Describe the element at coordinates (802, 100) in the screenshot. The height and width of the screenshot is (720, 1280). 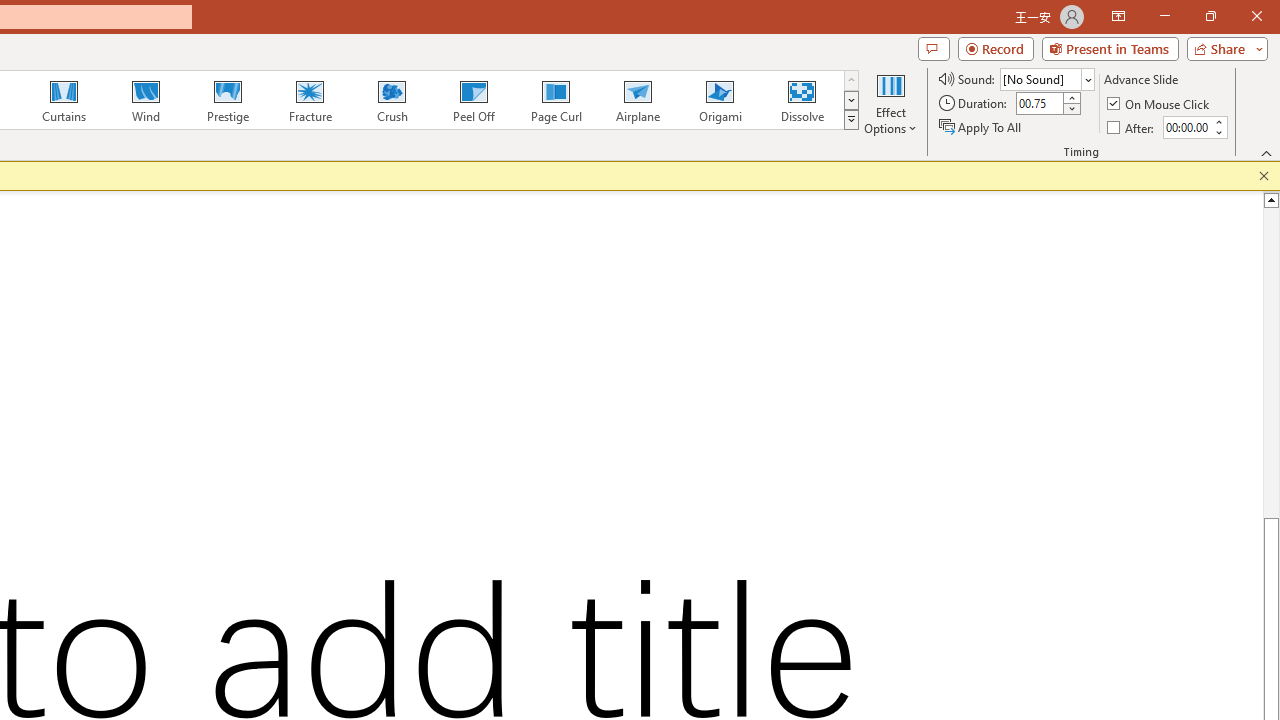
I see `'Dissolve'` at that location.